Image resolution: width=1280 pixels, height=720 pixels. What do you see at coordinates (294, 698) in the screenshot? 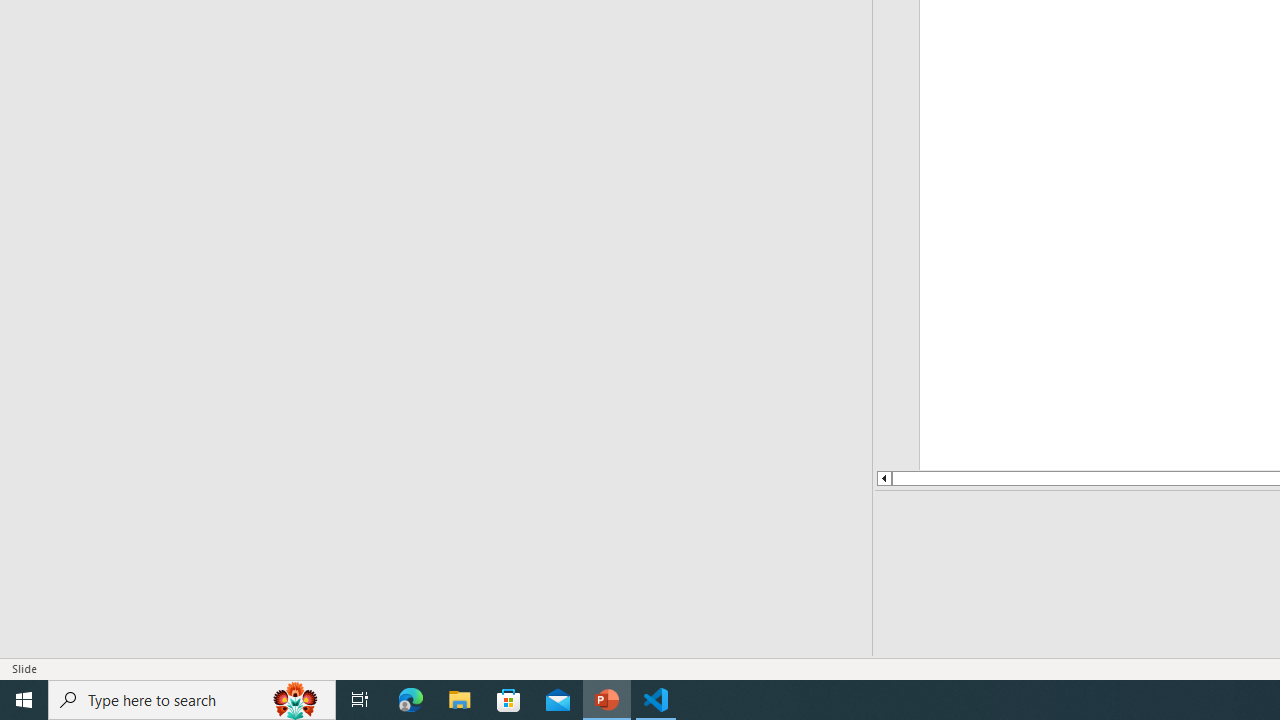
I see `'Search highlights icon opens search home window'` at bounding box center [294, 698].